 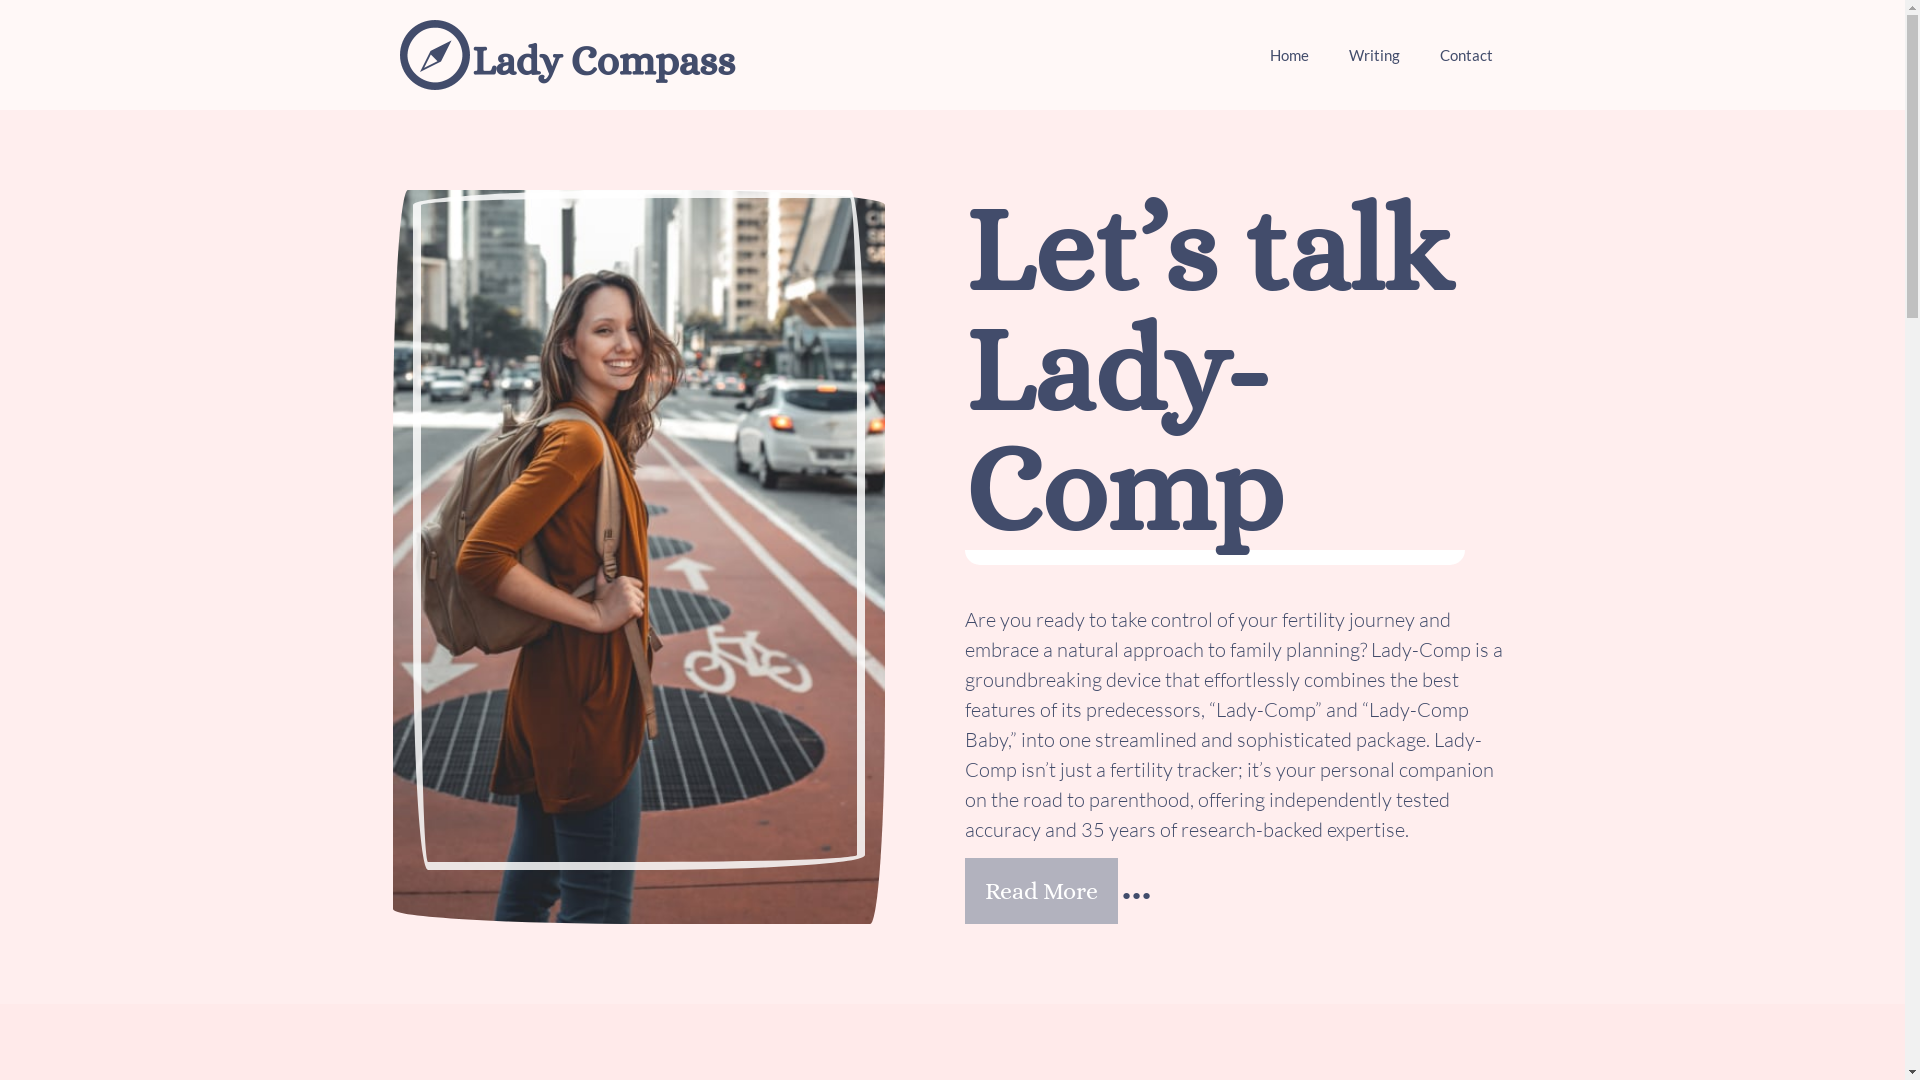 I want to click on 'Contact', so click(x=1419, y=53).